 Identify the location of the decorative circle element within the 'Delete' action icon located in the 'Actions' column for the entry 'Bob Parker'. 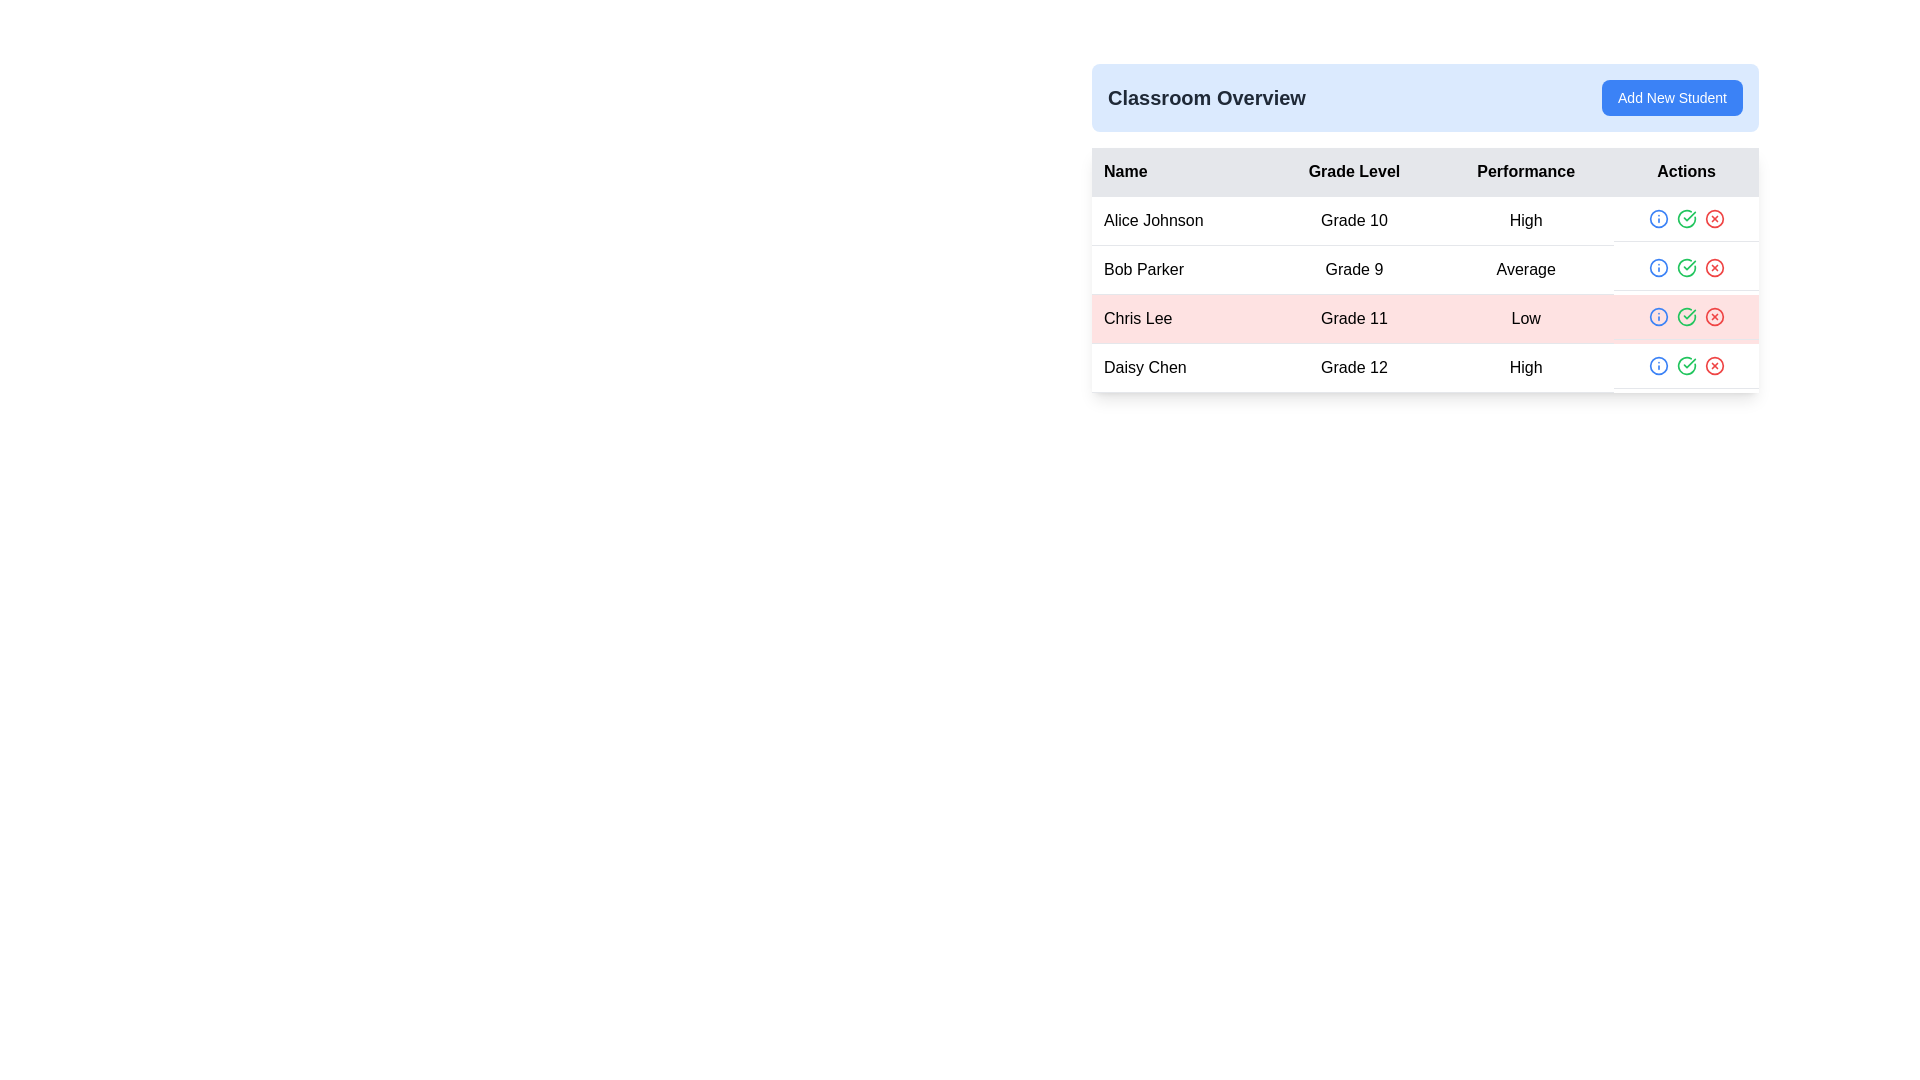
(1713, 266).